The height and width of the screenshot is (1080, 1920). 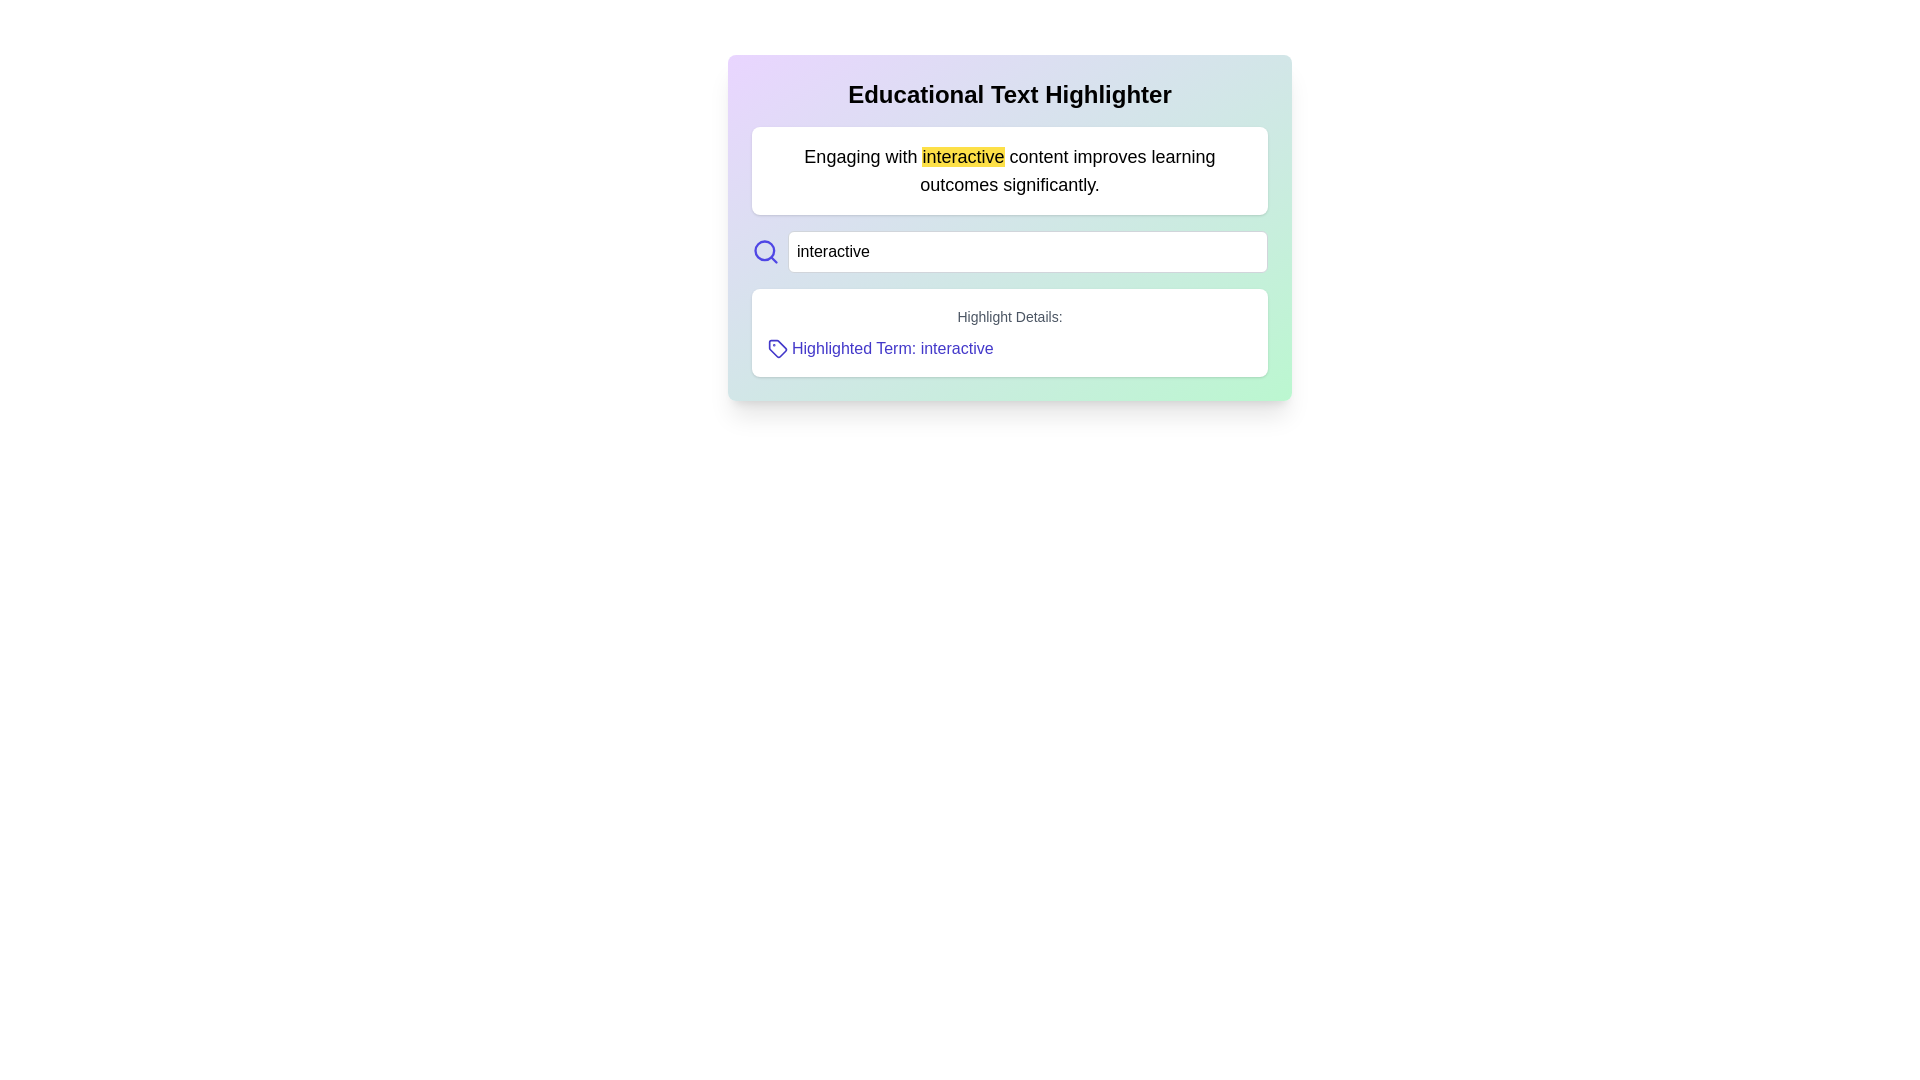 What do you see at coordinates (765, 250) in the screenshot?
I see `the decorative search icon located immediately to the left of the text input field with the placeholder 'Enter term` at bounding box center [765, 250].